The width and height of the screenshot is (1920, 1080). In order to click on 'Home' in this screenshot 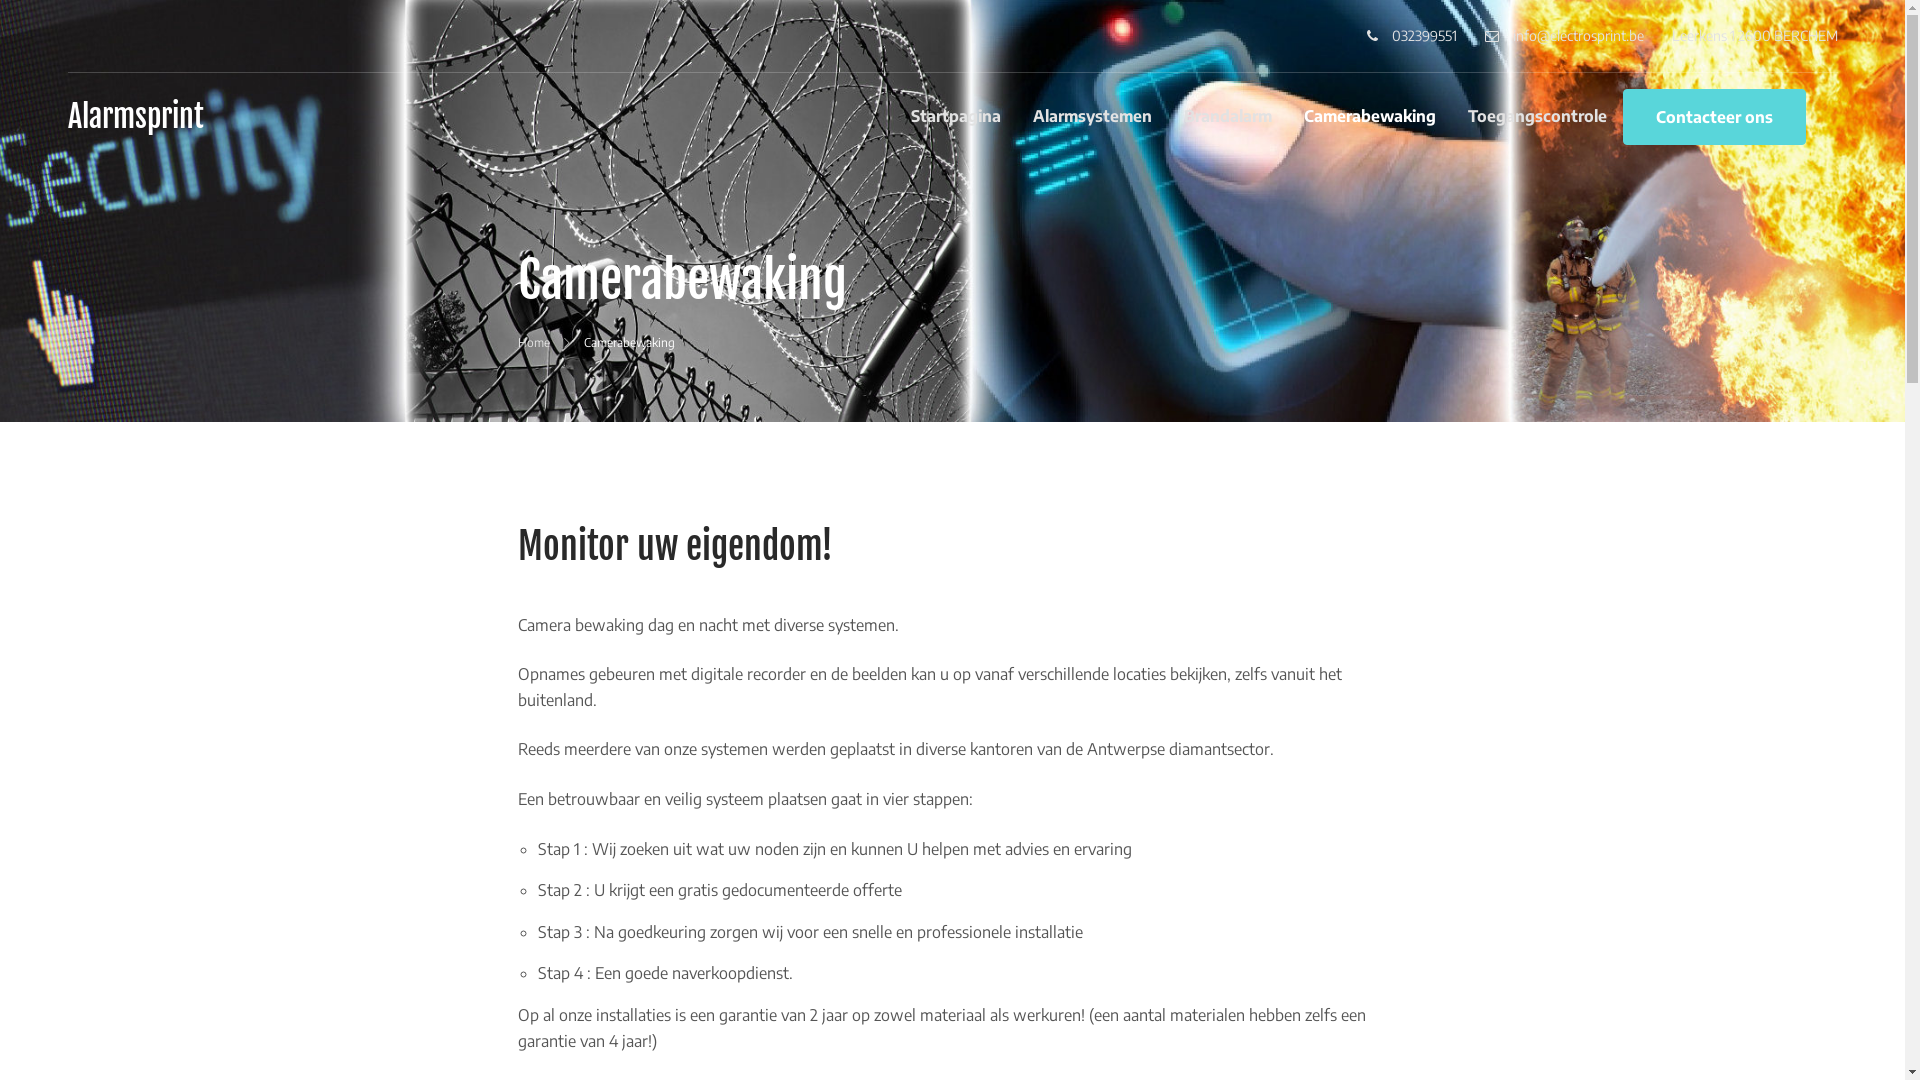, I will do `click(518, 341)`.